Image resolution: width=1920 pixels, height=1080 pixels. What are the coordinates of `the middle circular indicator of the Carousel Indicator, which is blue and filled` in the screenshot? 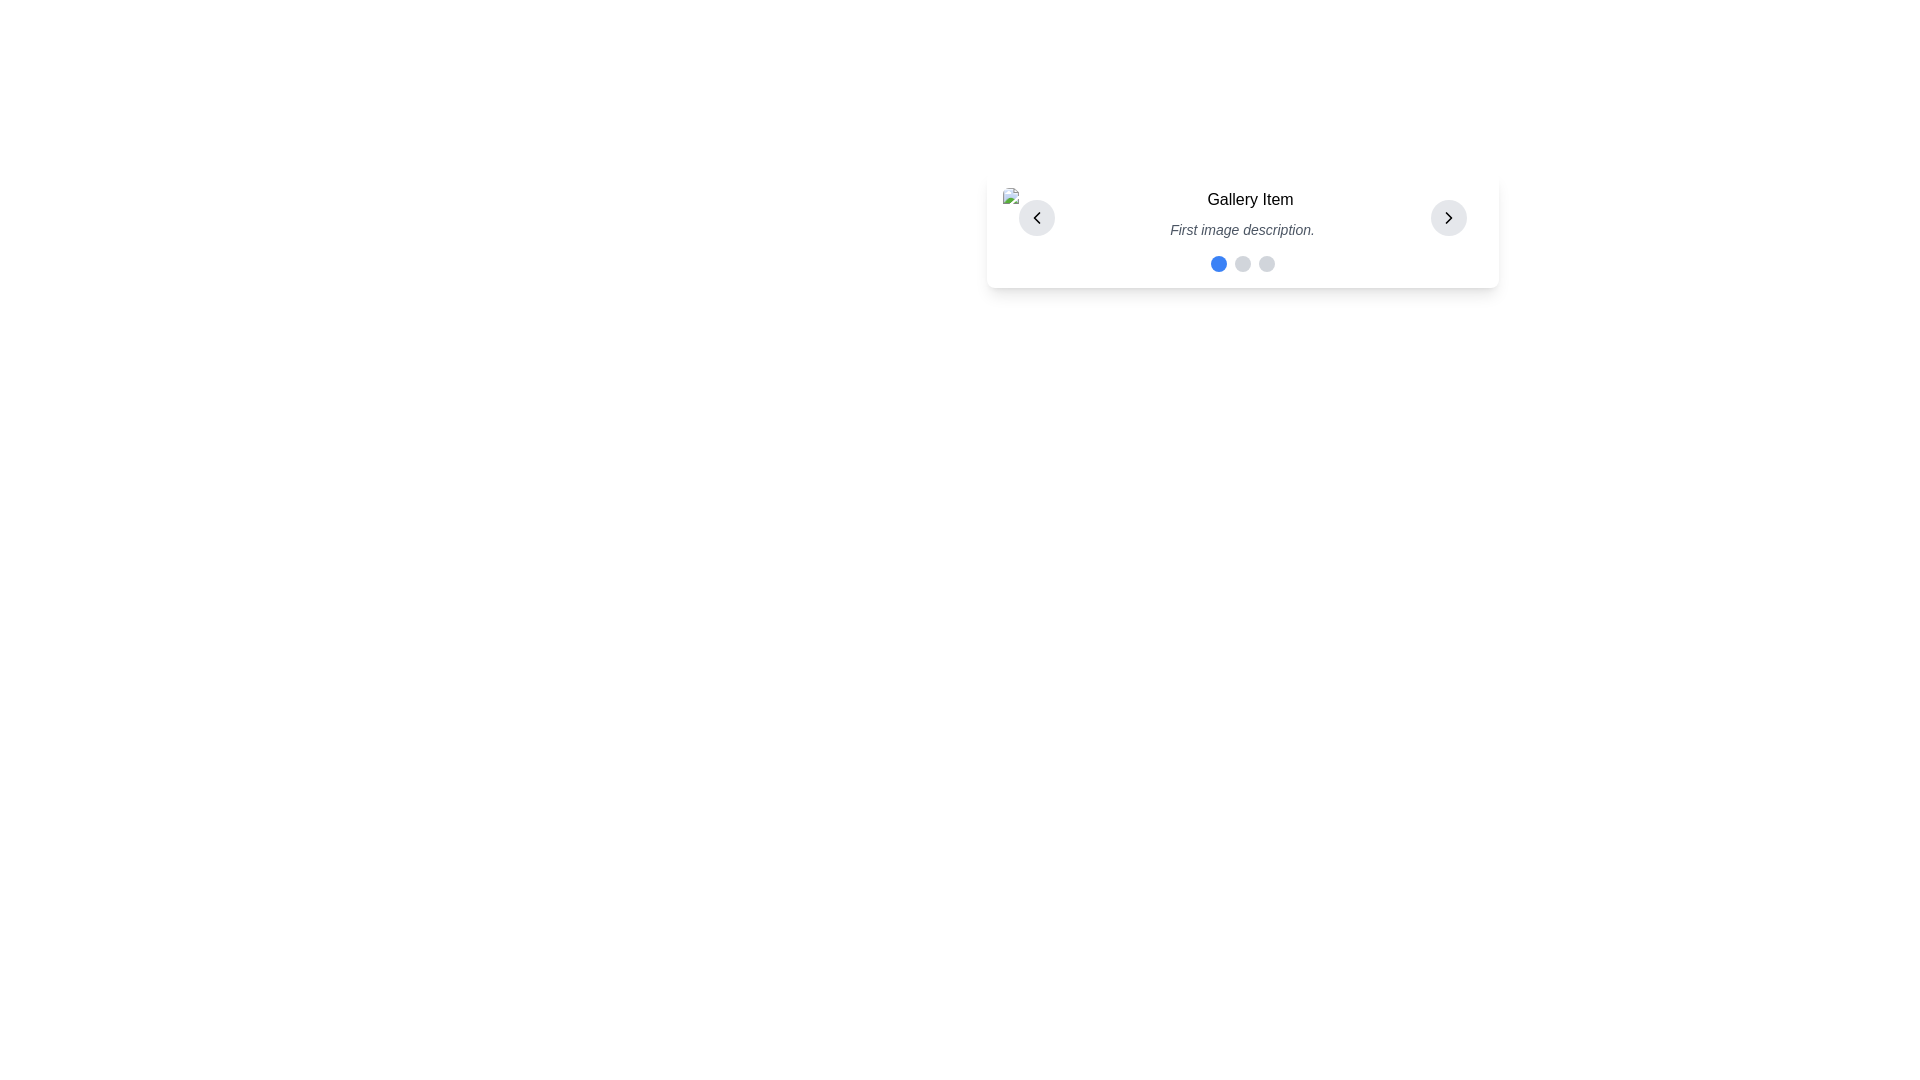 It's located at (1241, 262).